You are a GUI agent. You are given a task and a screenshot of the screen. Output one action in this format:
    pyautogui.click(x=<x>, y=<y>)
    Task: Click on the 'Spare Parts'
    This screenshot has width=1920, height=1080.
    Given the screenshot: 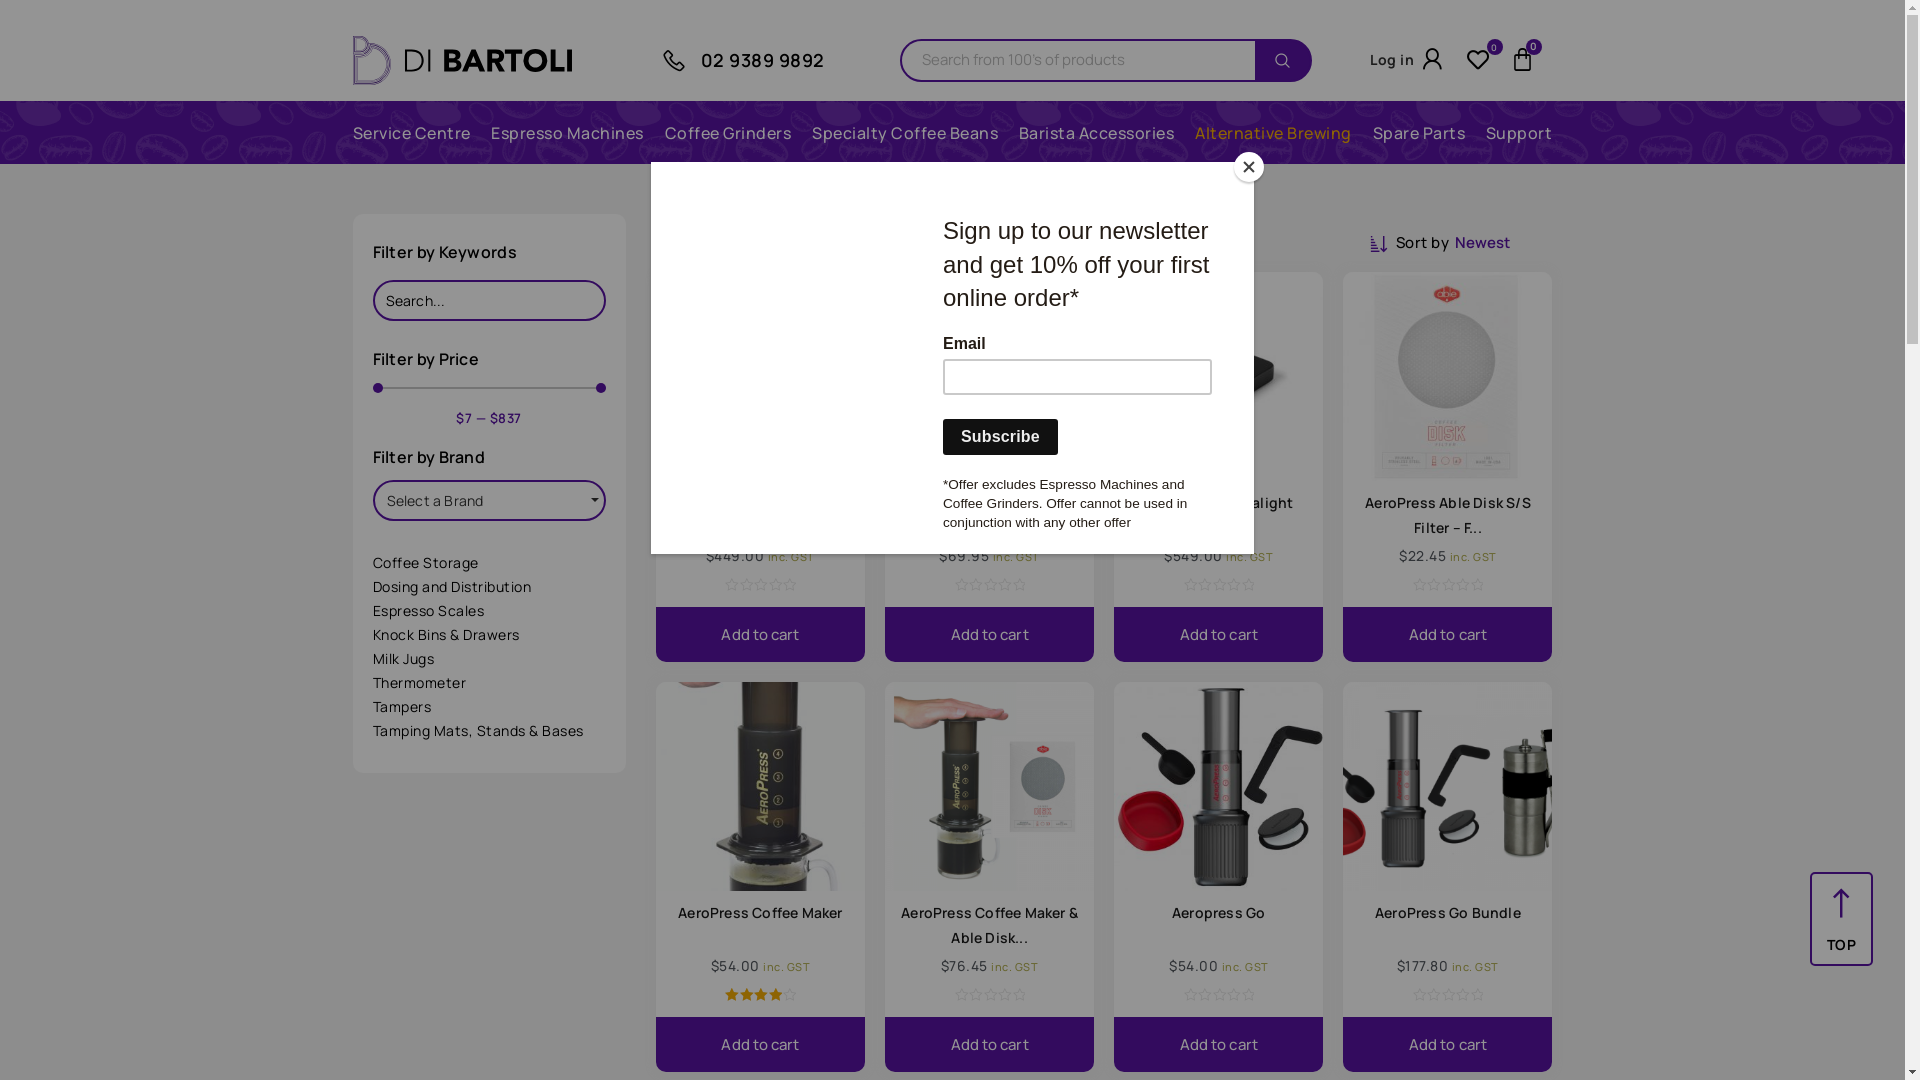 What is the action you would take?
    pyautogui.click(x=1418, y=132)
    